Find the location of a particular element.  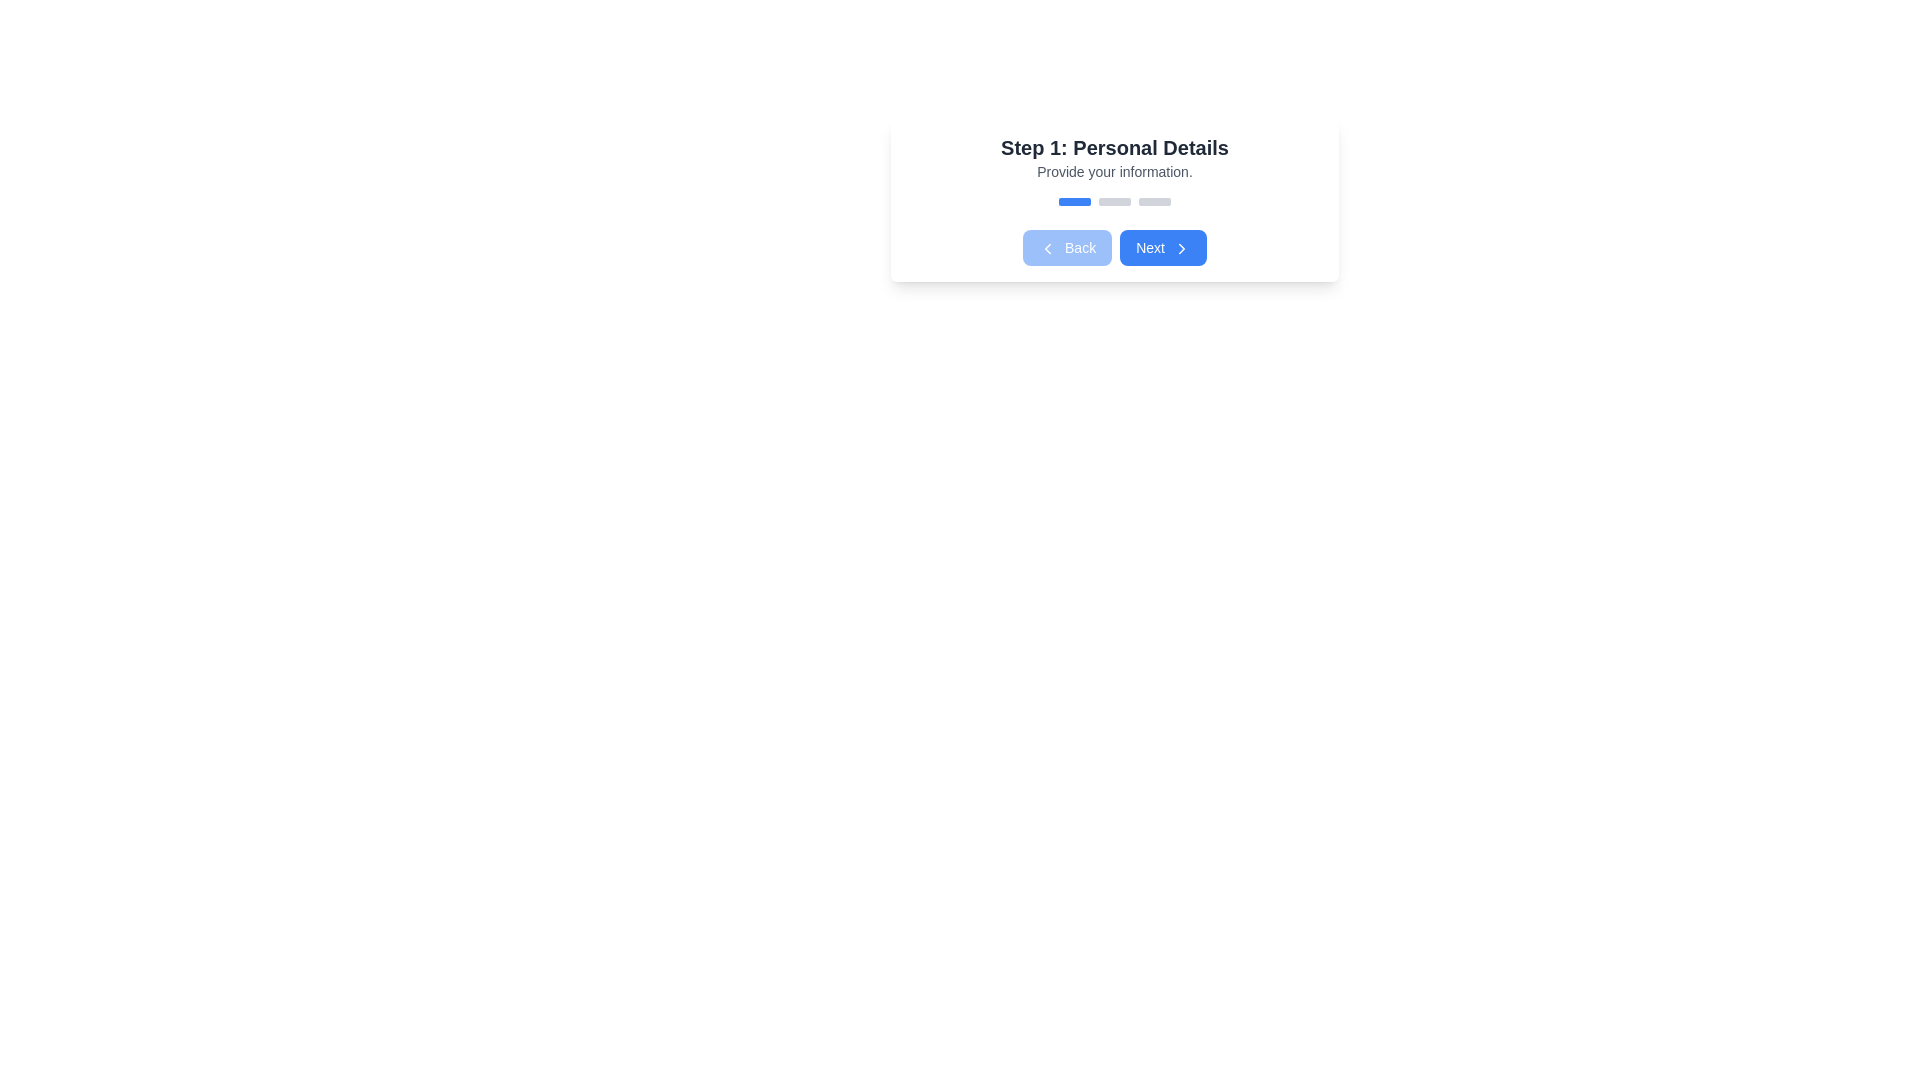

the blue Progress bar segment, which is the leftmost bar in a group of three horizontal bars, distinguished by its solid blue color and rounded edges is located at coordinates (1074, 201).